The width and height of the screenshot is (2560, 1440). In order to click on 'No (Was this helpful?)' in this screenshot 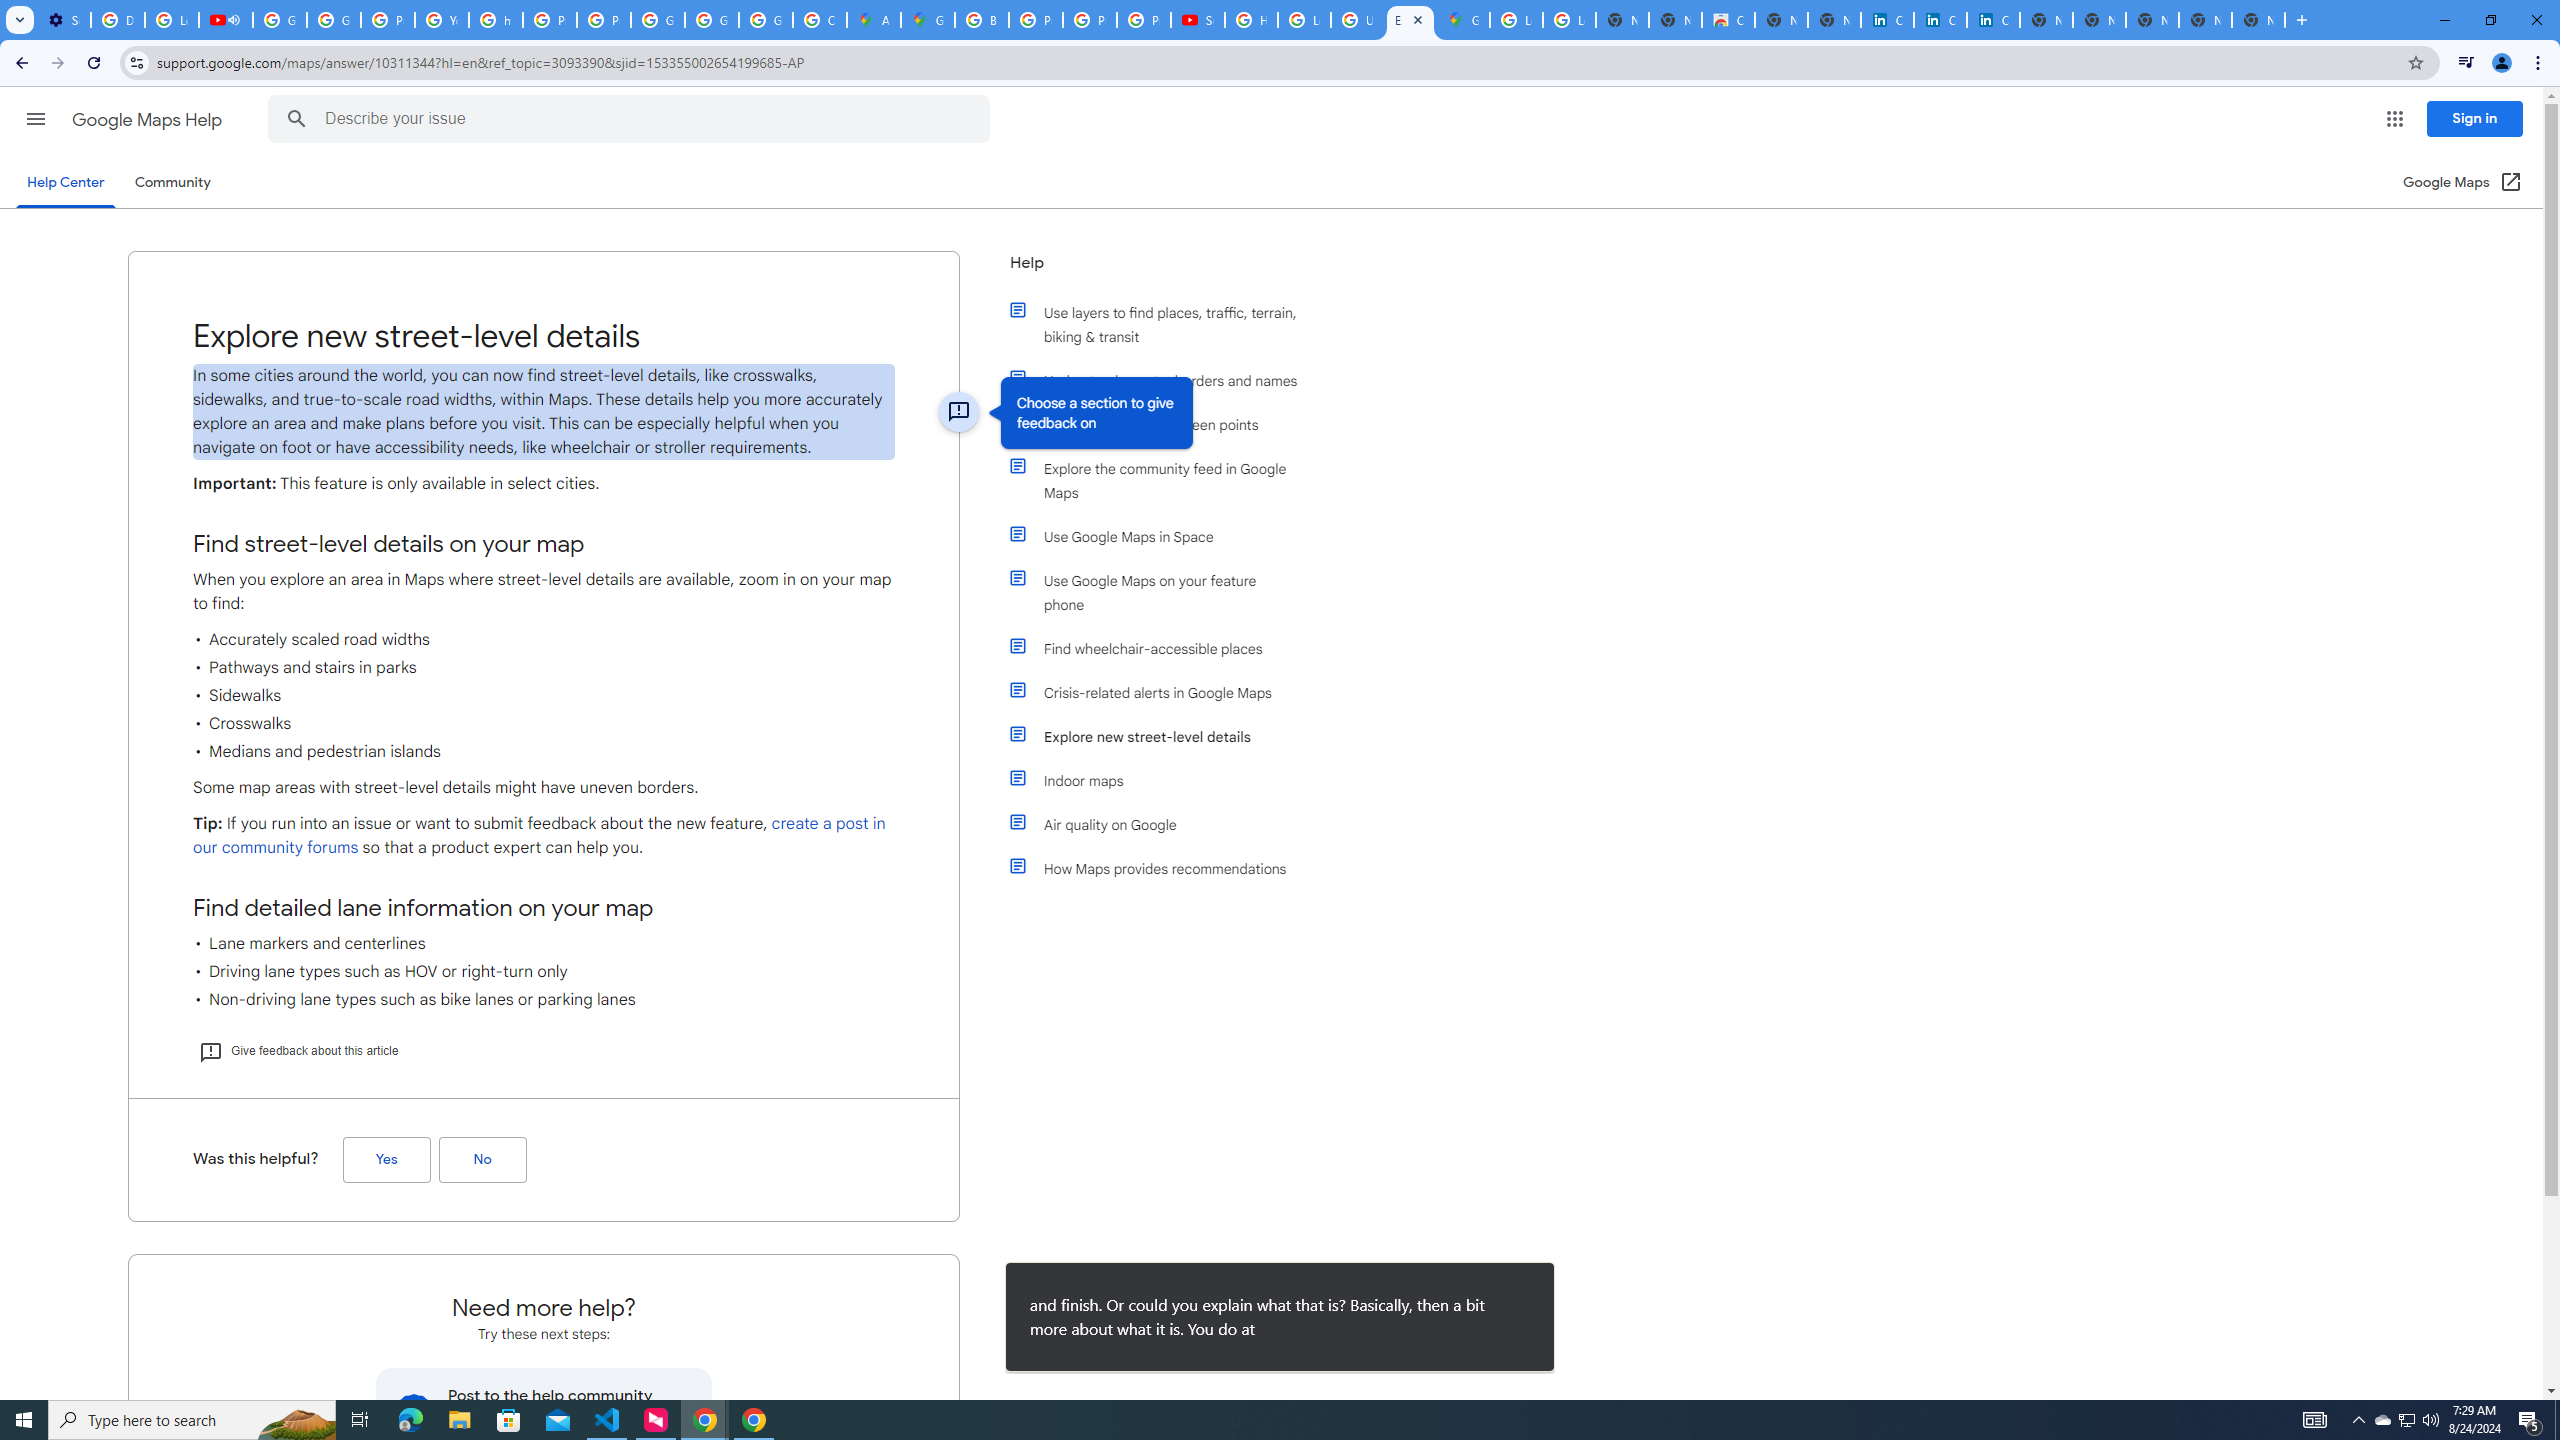, I will do `click(481, 1160)`.